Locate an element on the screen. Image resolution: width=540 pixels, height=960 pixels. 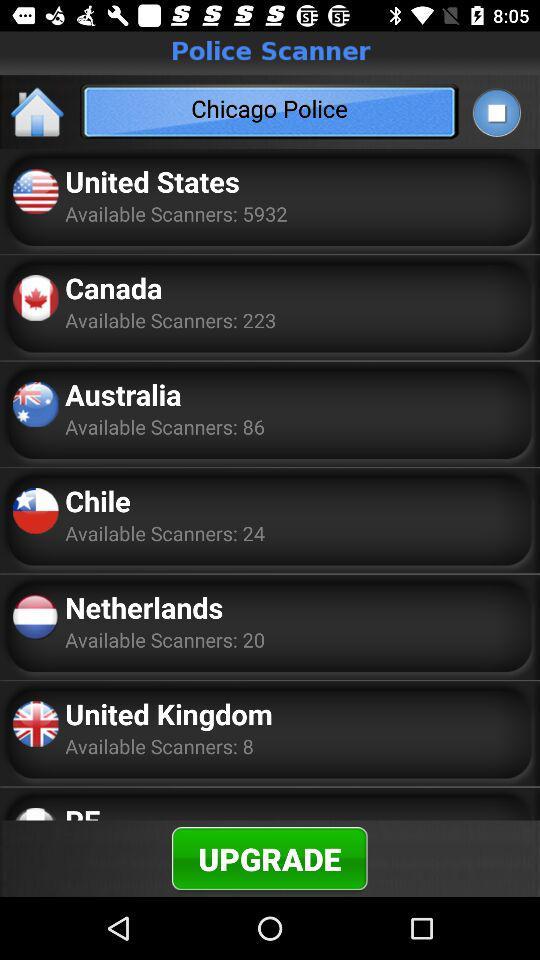
the icon next to chicago police app is located at coordinates (495, 112).